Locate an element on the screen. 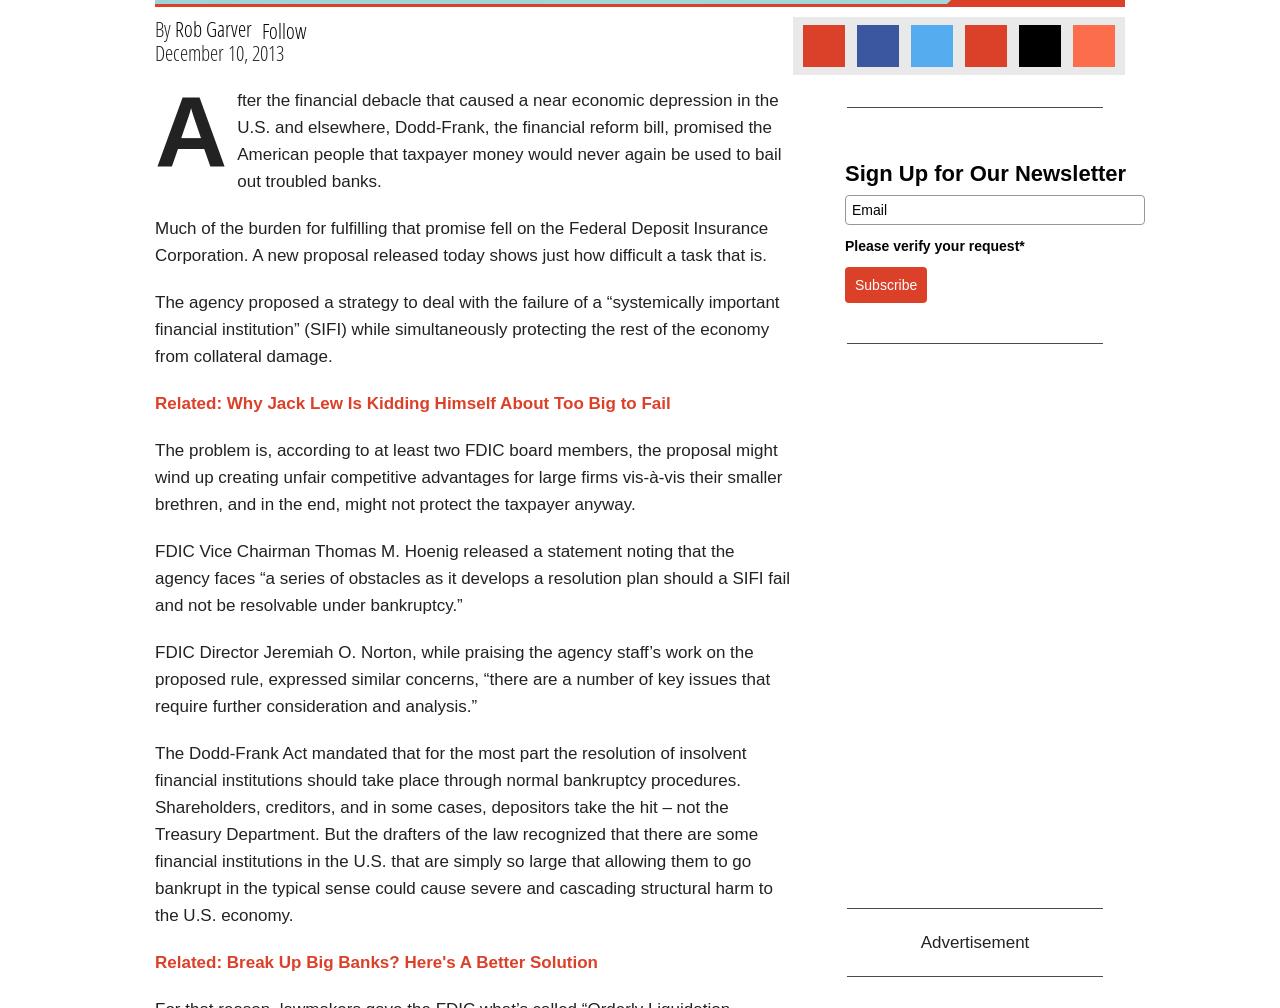  'Much of the burden for fulfilling that promise fell on the Federal Deposit Insurance Corporation. A new proposal released today shows just how difficult a task that is.' is located at coordinates (460, 242).